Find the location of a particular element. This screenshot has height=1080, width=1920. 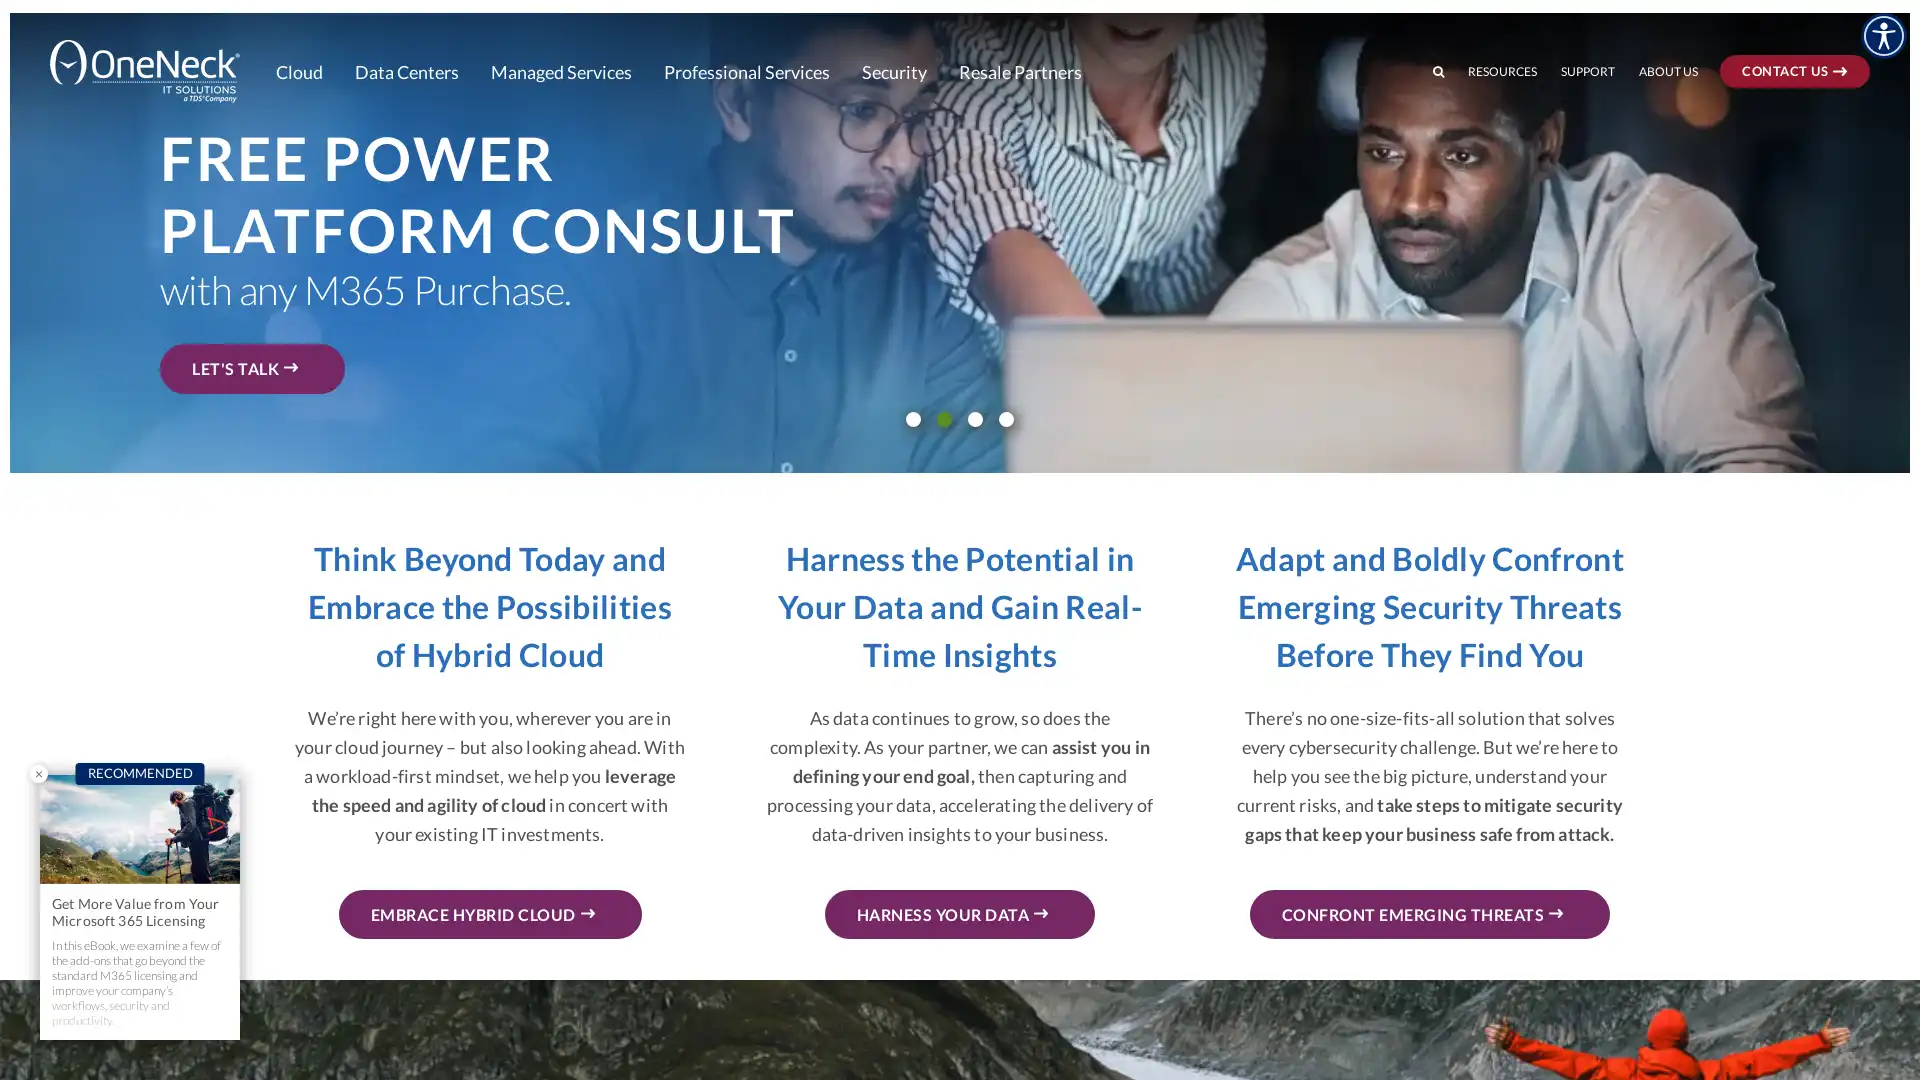

GET THE SECURITY TOOLKIT FOR IT LEADERS is located at coordinates (388, 336).